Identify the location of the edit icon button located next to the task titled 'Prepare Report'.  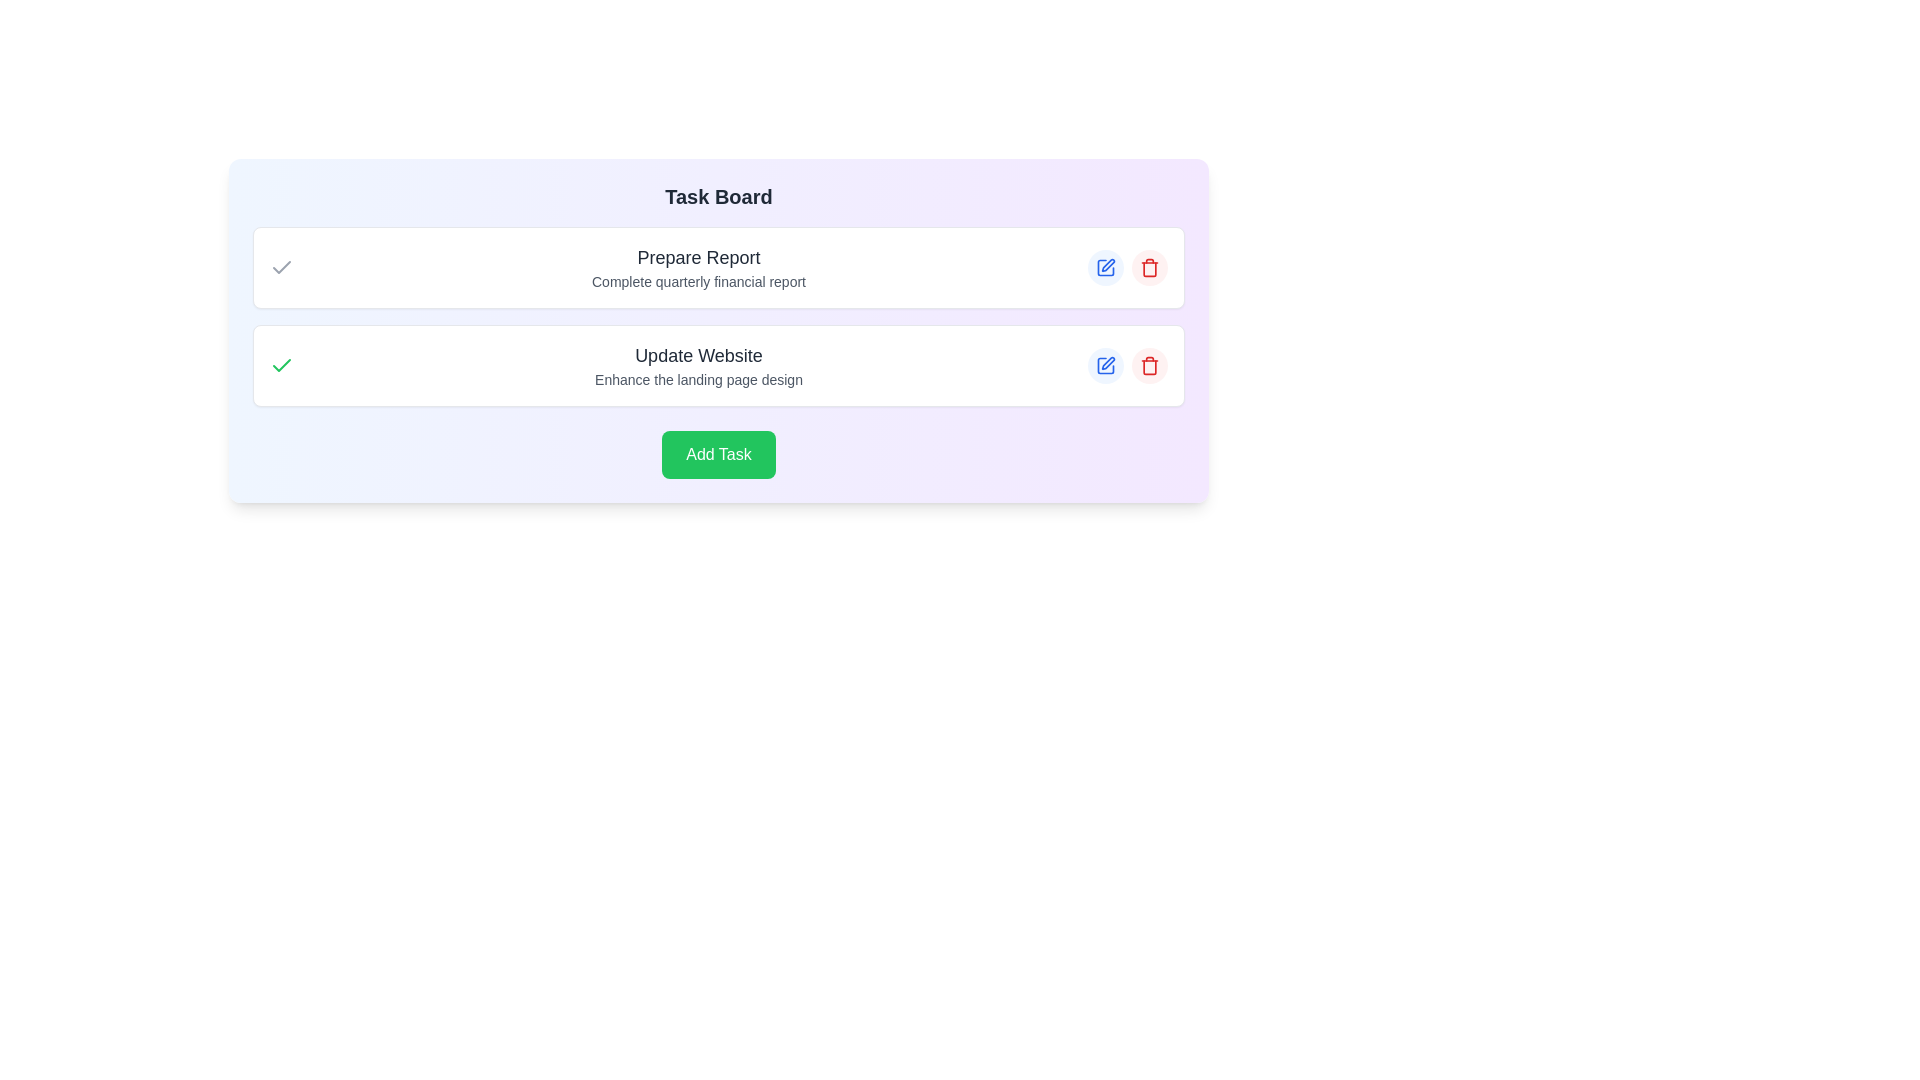
(1104, 266).